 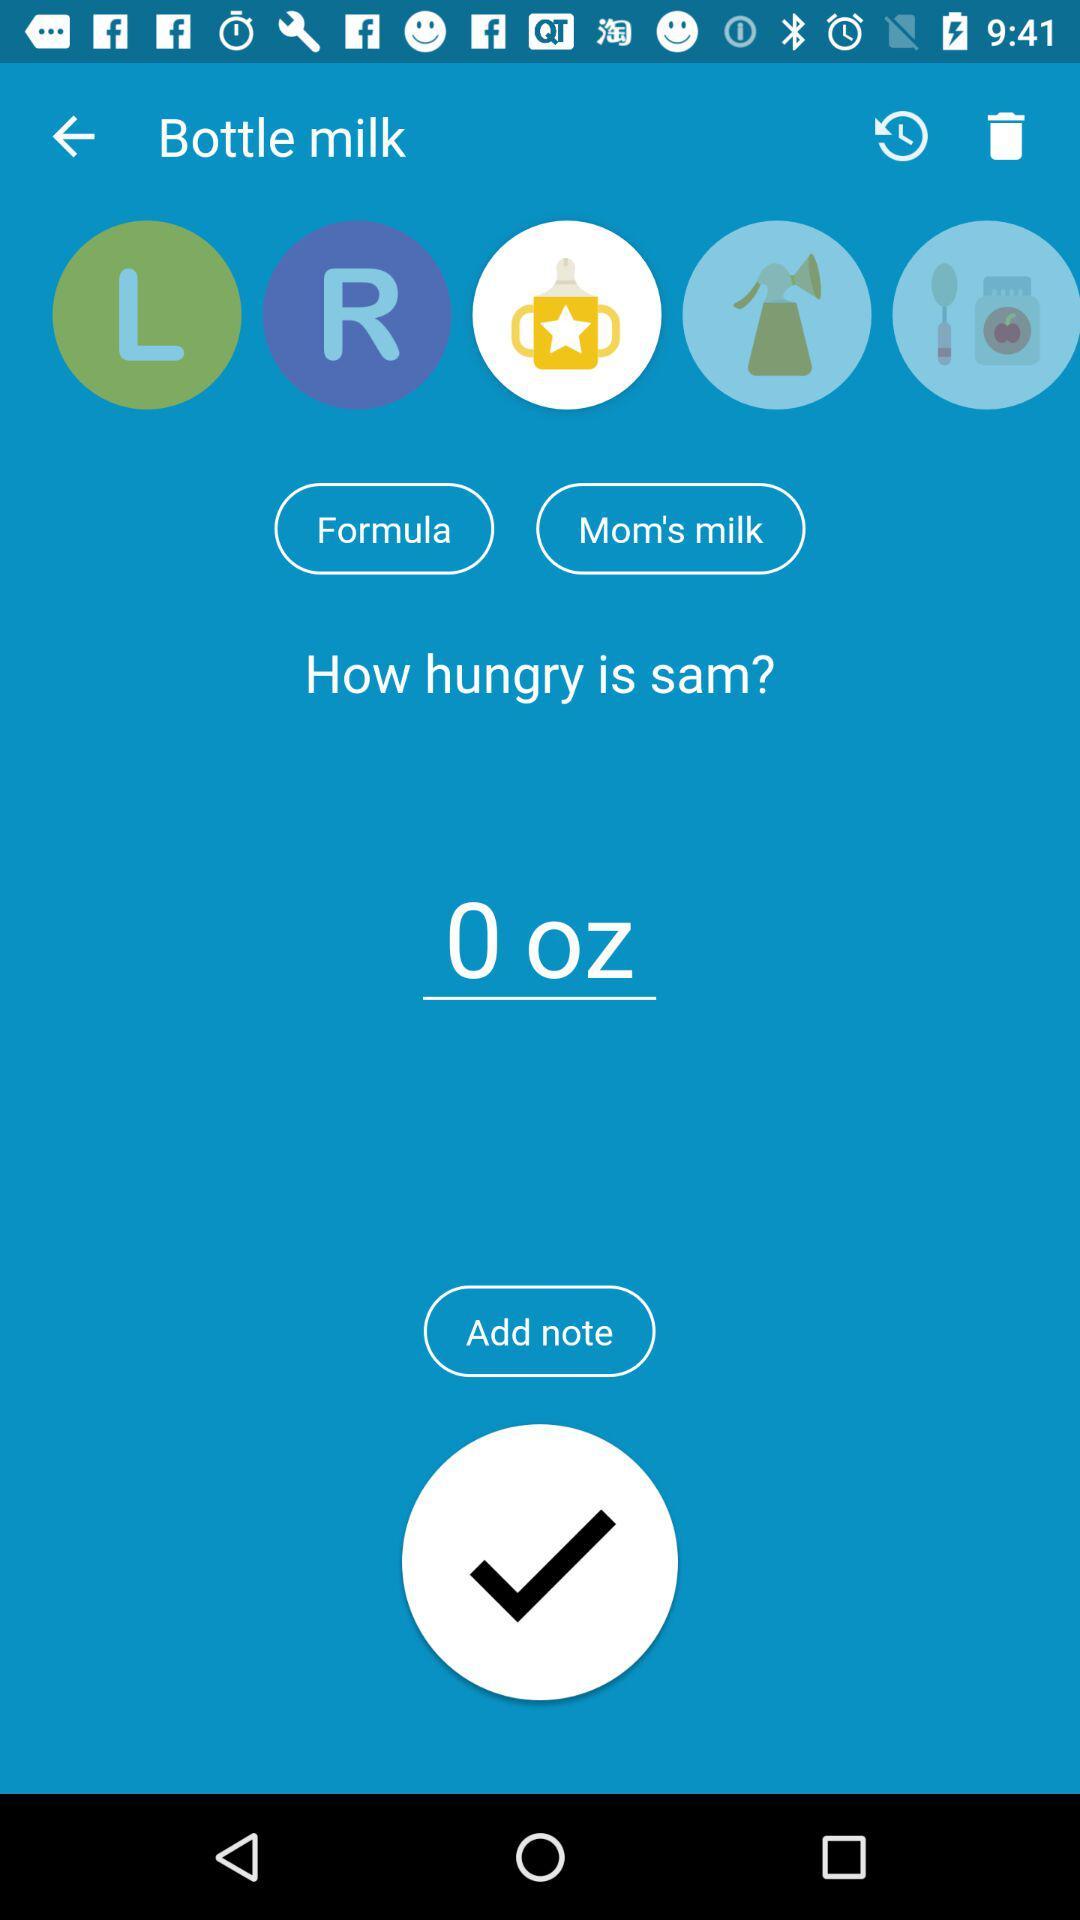 What do you see at coordinates (384, 528) in the screenshot?
I see `the icon to the left of mom's milk` at bounding box center [384, 528].